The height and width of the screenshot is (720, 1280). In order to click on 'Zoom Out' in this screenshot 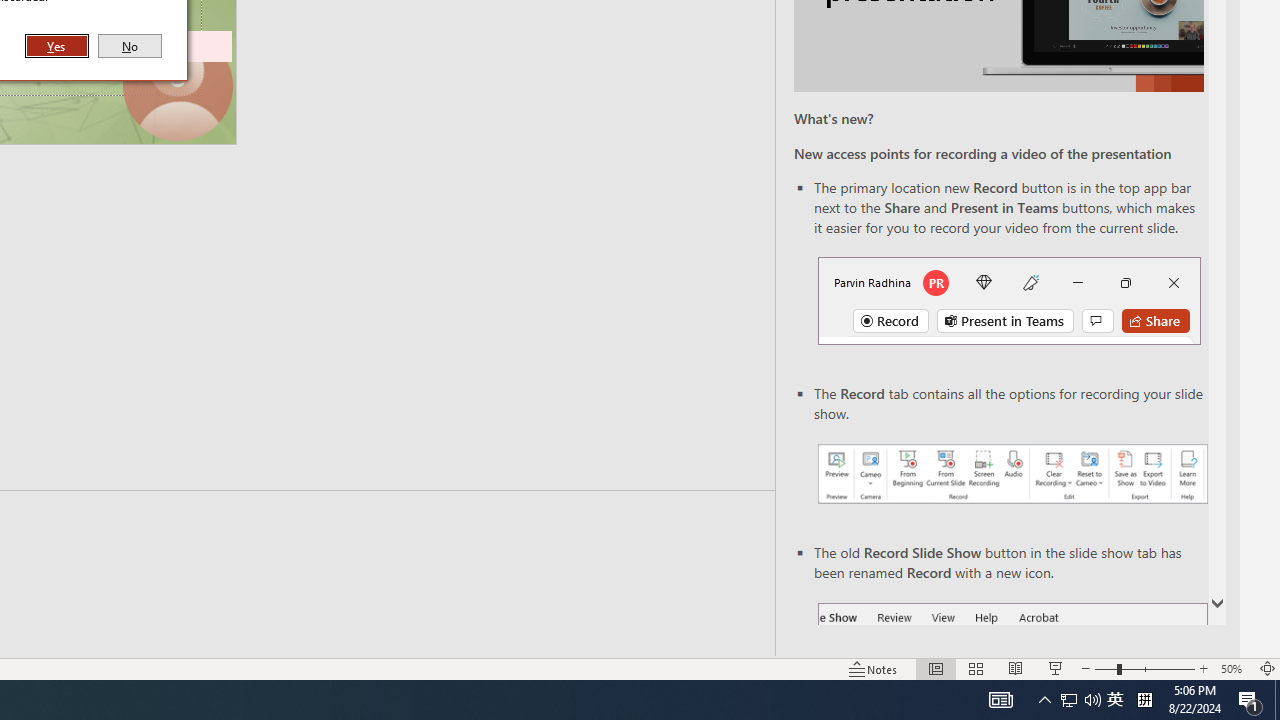, I will do `click(1104, 669)`.